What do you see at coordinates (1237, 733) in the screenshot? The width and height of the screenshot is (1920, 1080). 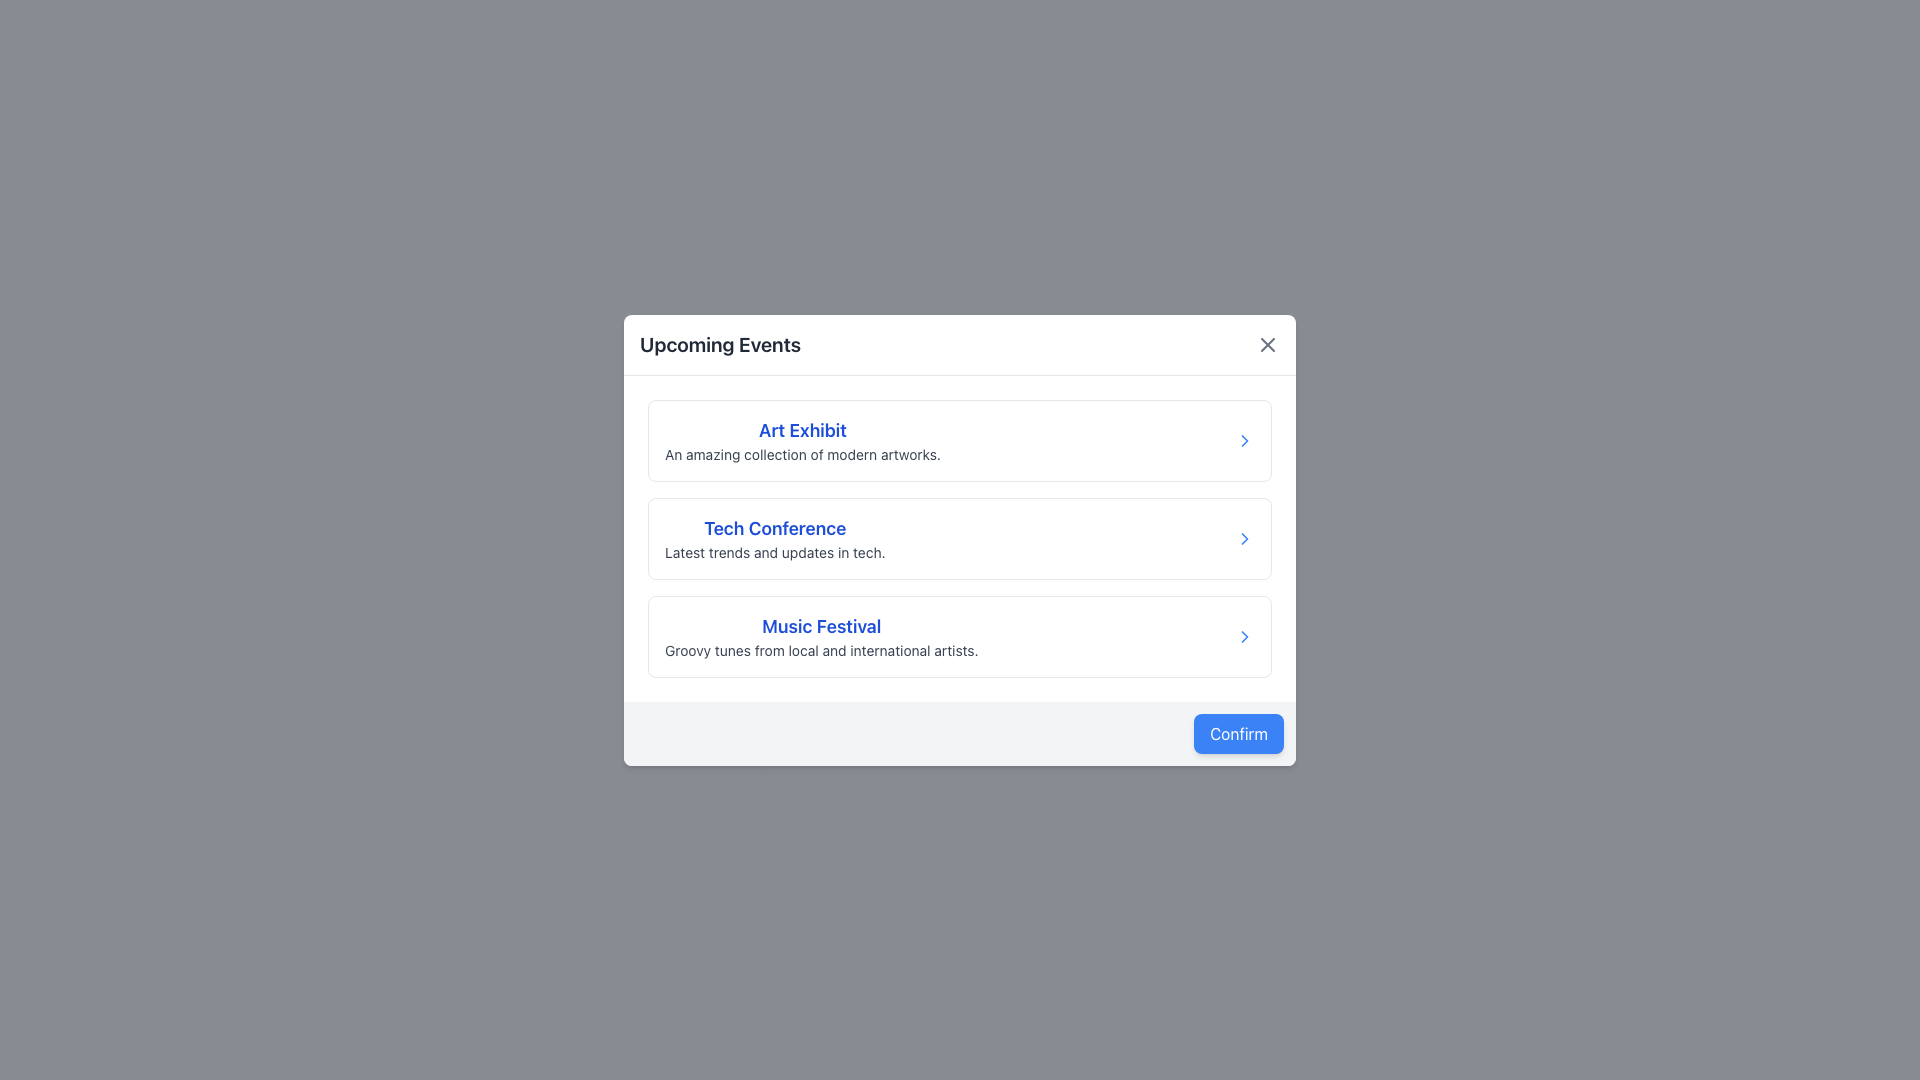 I see `the 'Confirm' button located in the bottom-right corner of the modal dialog` at bounding box center [1237, 733].